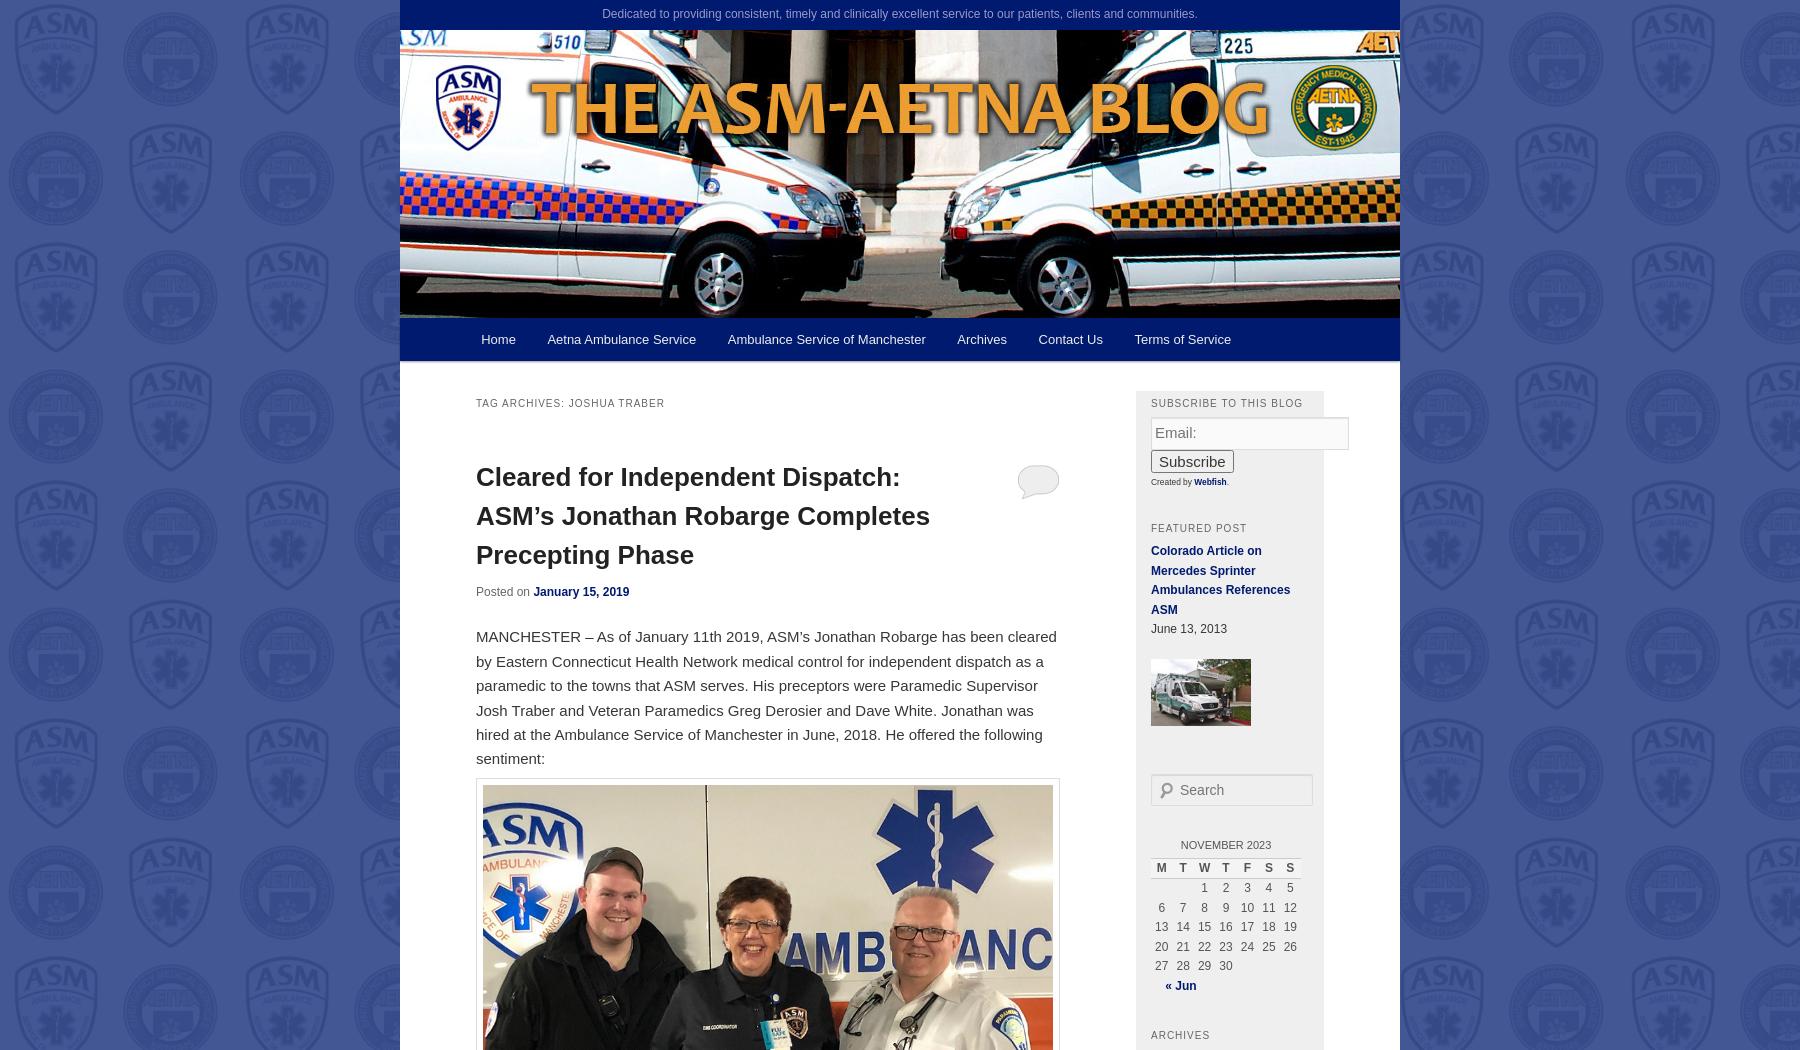 Image resolution: width=1800 pixels, height=1050 pixels. I want to click on '24', so click(1247, 945).